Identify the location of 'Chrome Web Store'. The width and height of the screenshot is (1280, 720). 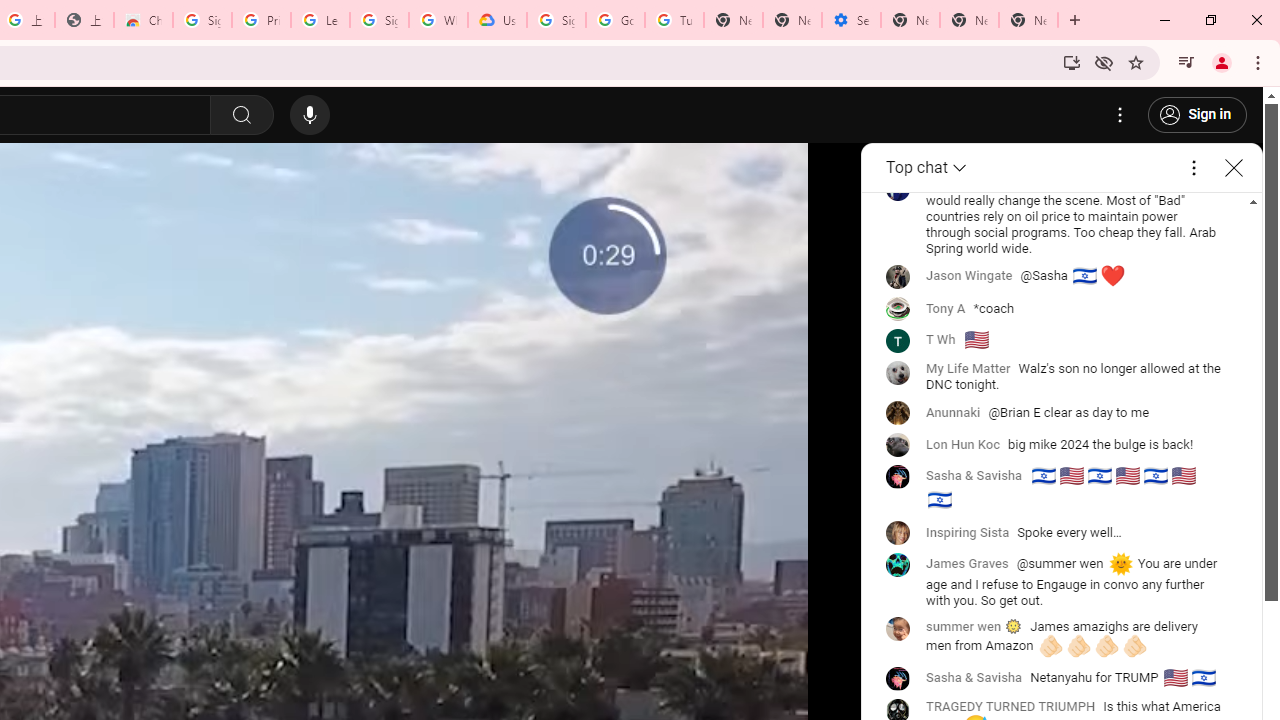
(142, 20).